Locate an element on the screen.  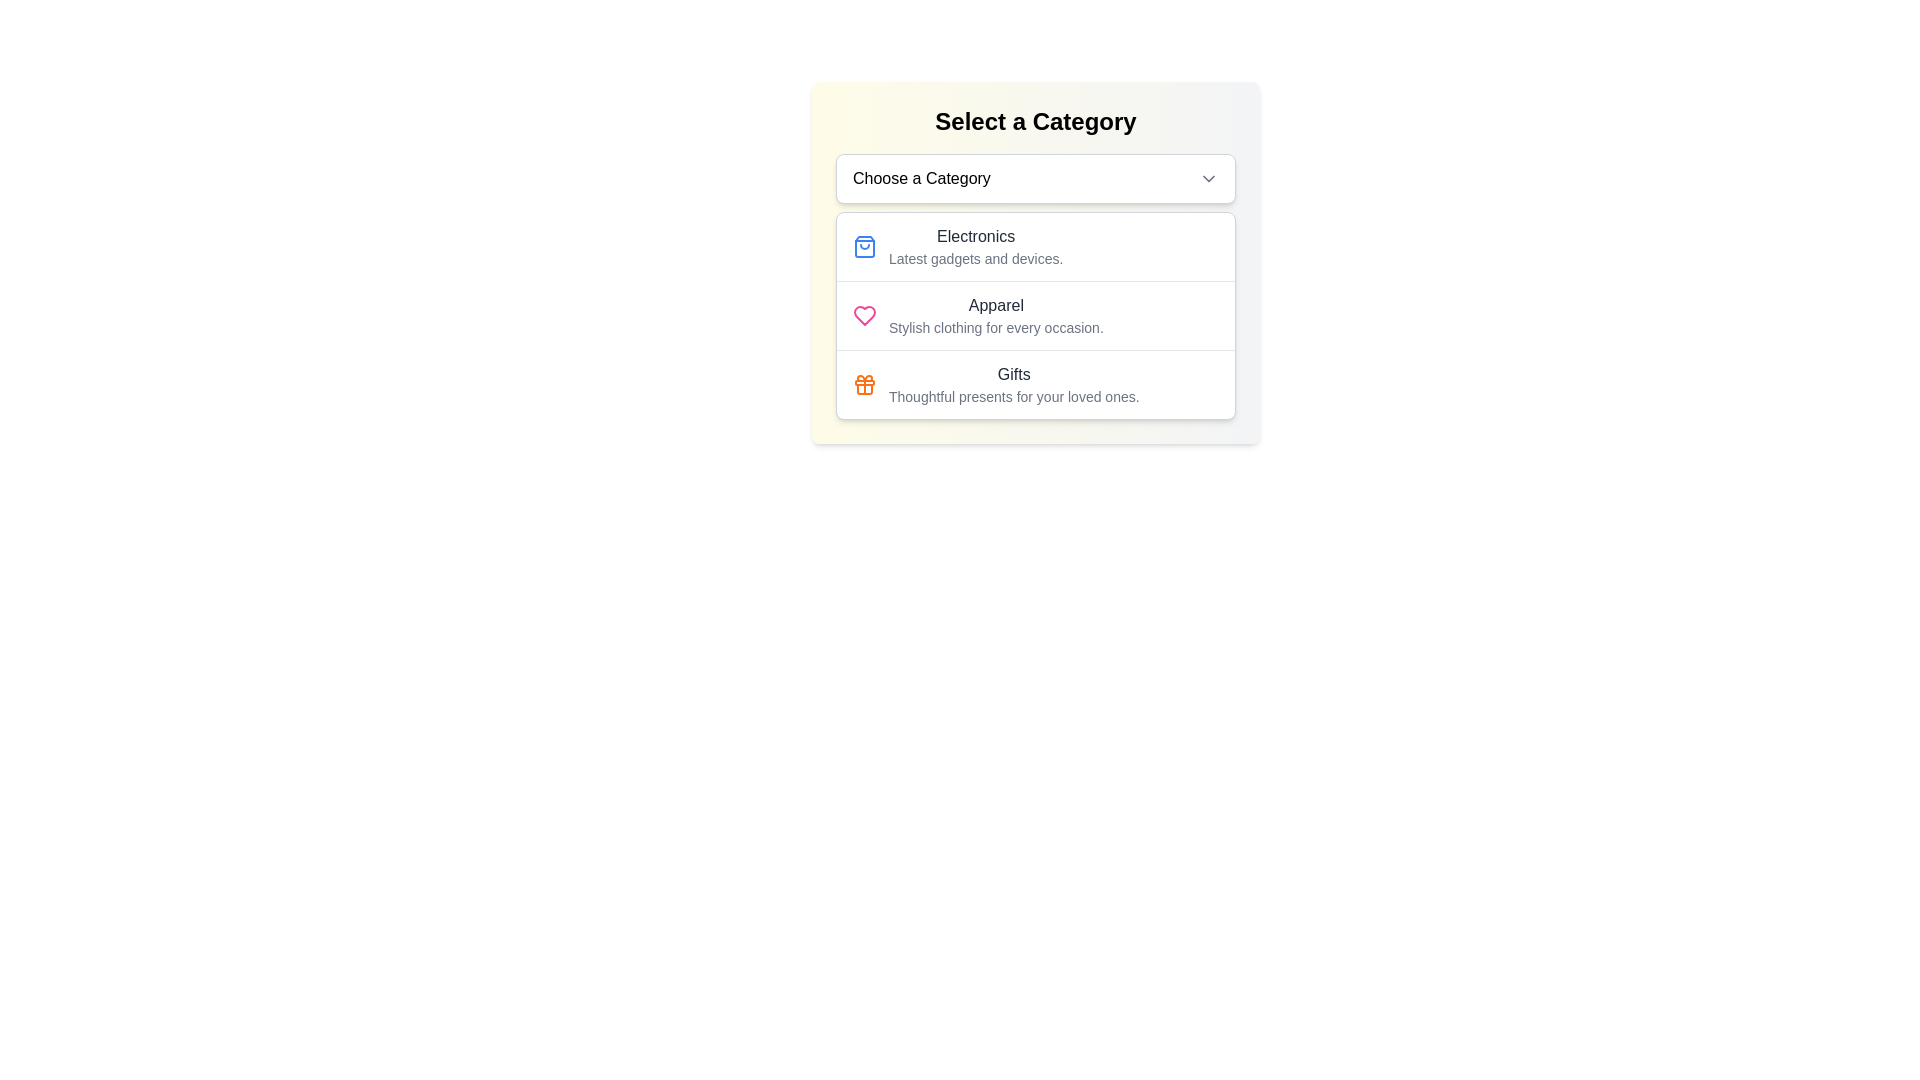
the 'Electronics' text label in the dropdown menu that indicates a category, located in the left section of the horizontal list item beneath the 'Choose a Category' dropdown selector is located at coordinates (976, 245).